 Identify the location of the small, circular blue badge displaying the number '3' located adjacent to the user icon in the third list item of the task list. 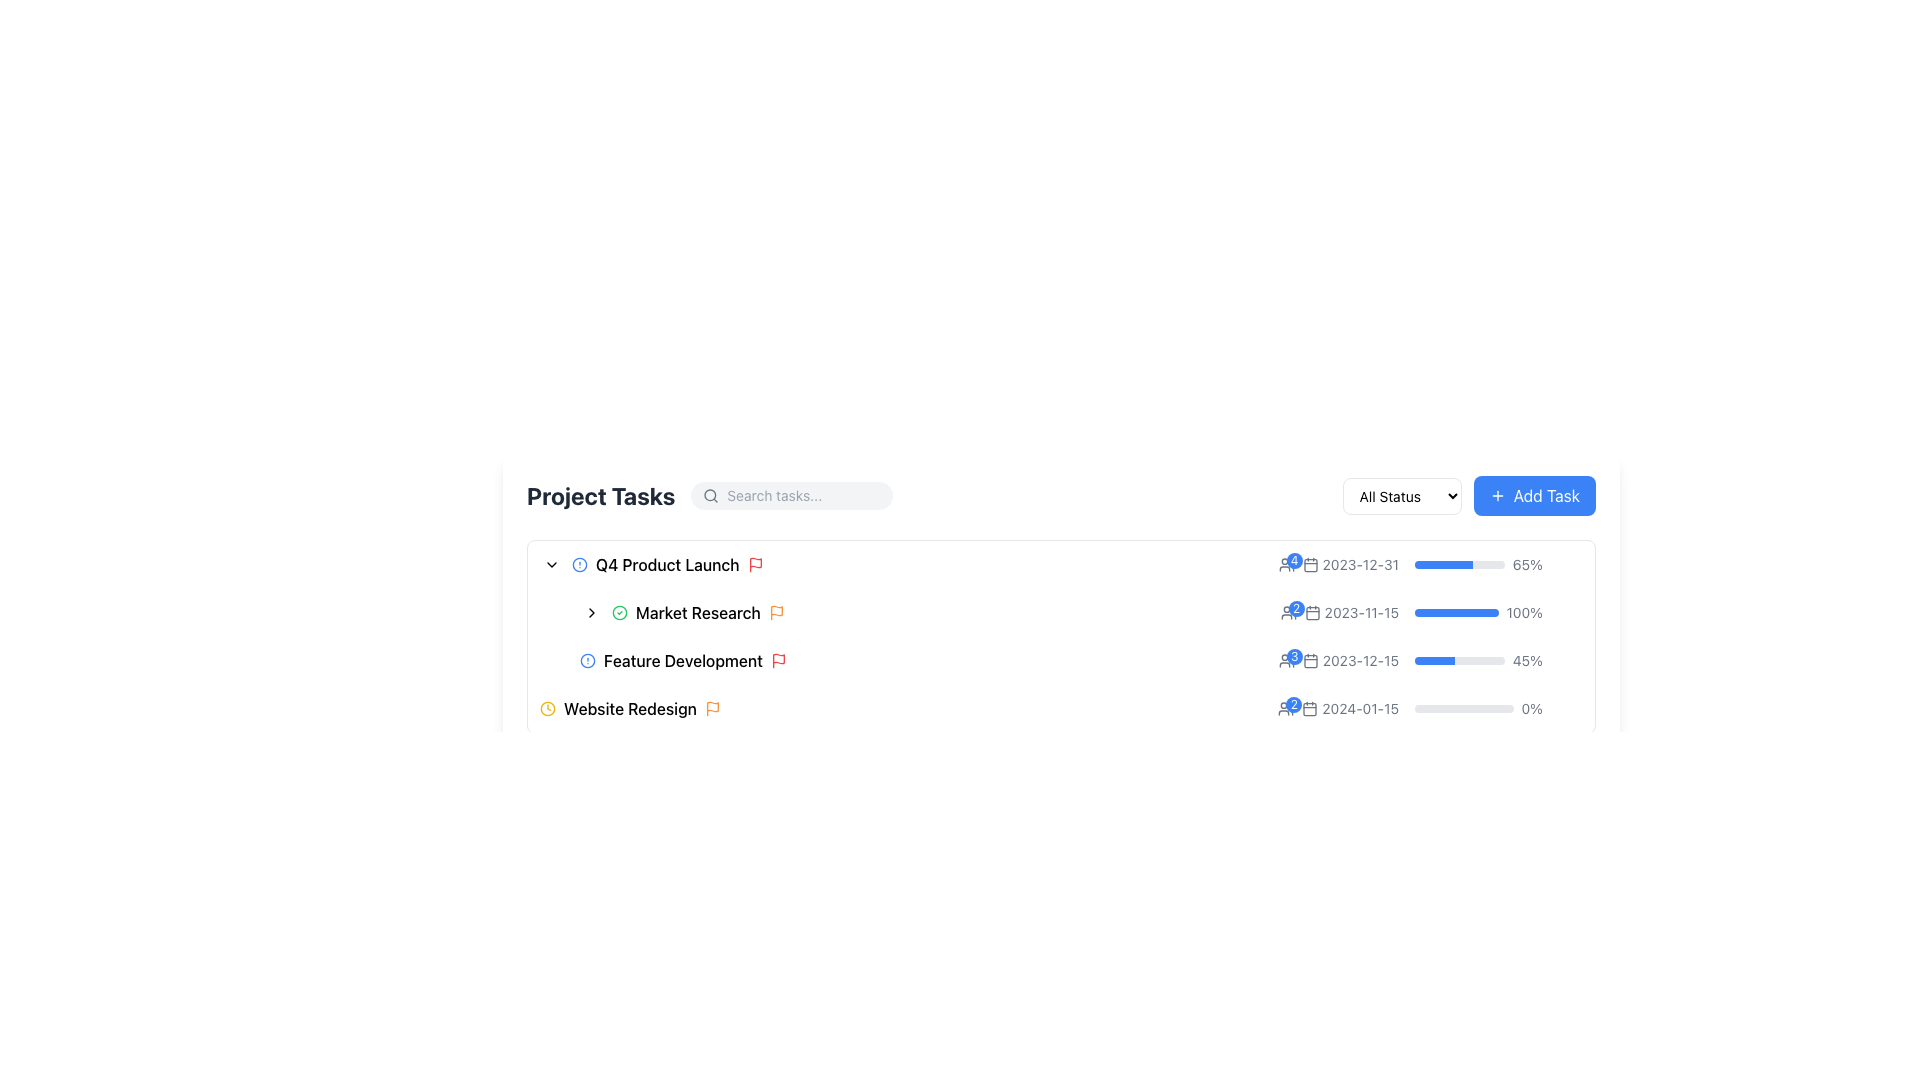
(1286, 660).